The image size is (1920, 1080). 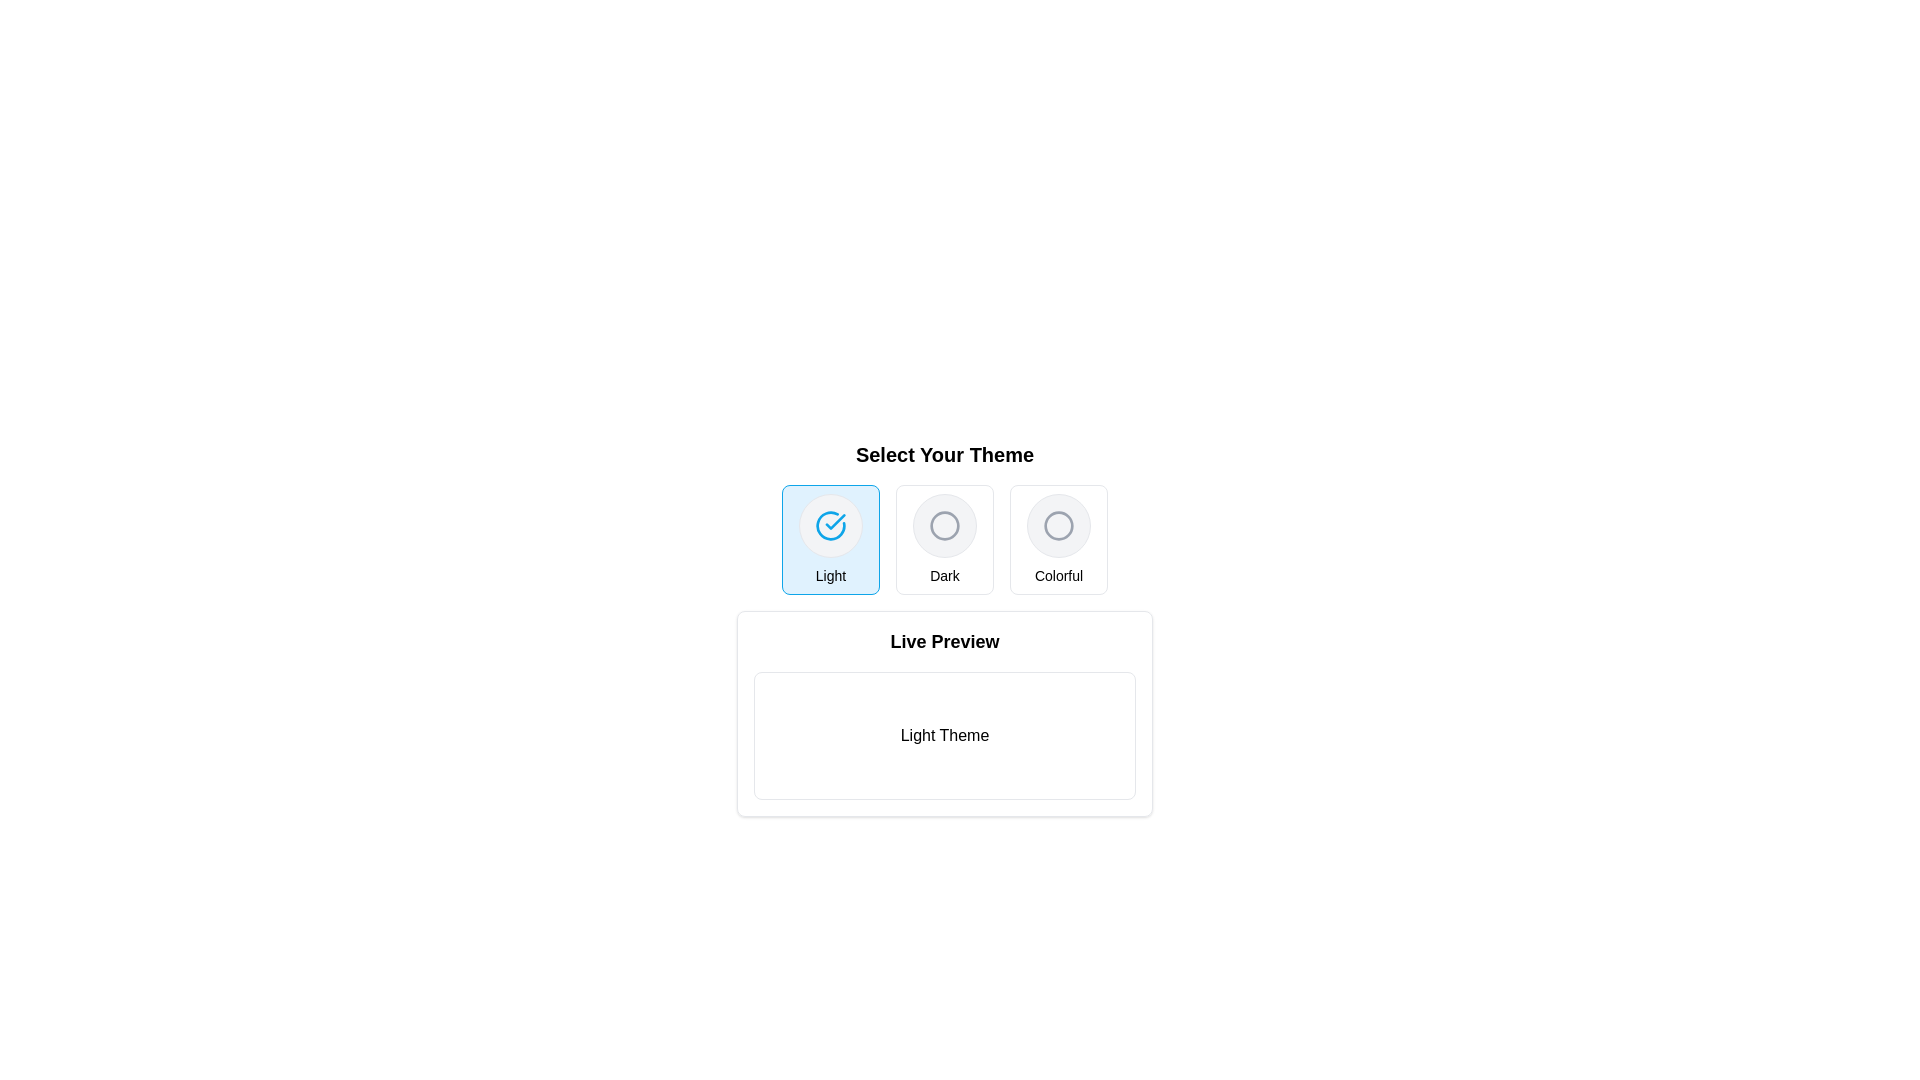 I want to click on the Button group with selectable options for choosing a theme located below the 'Select Your Theme' heading and above the 'Live Preview' section, so click(x=944, y=540).